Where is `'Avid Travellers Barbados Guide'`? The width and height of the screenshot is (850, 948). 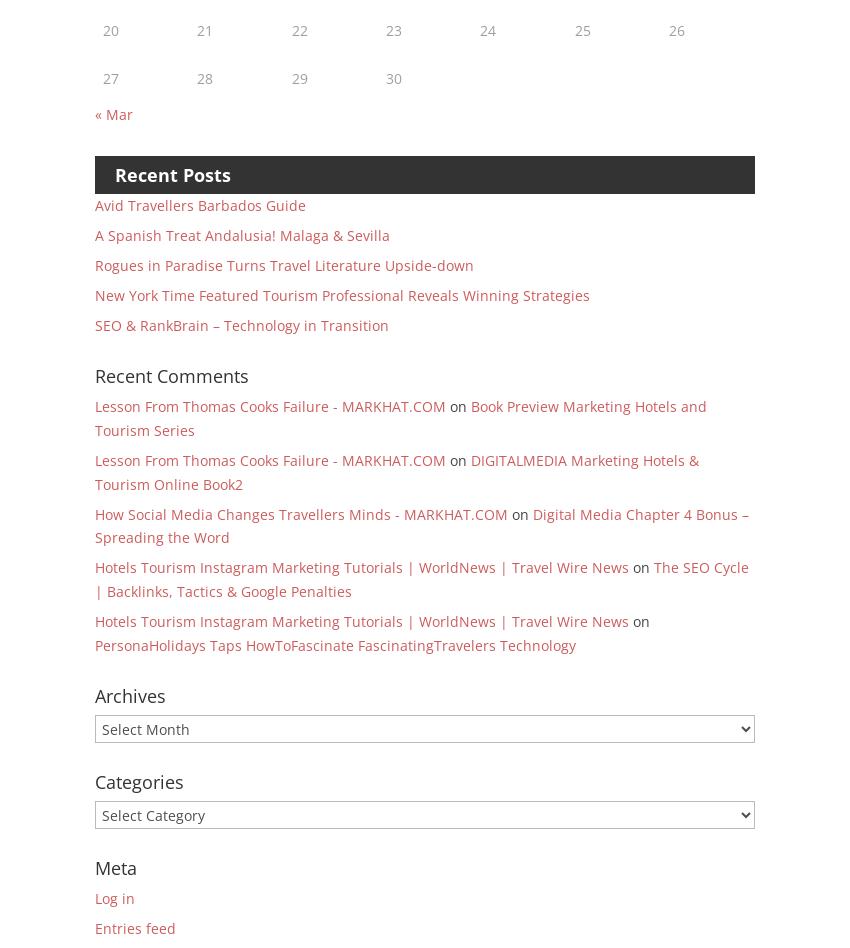
'Avid Travellers Barbados Guide' is located at coordinates (199, 204).